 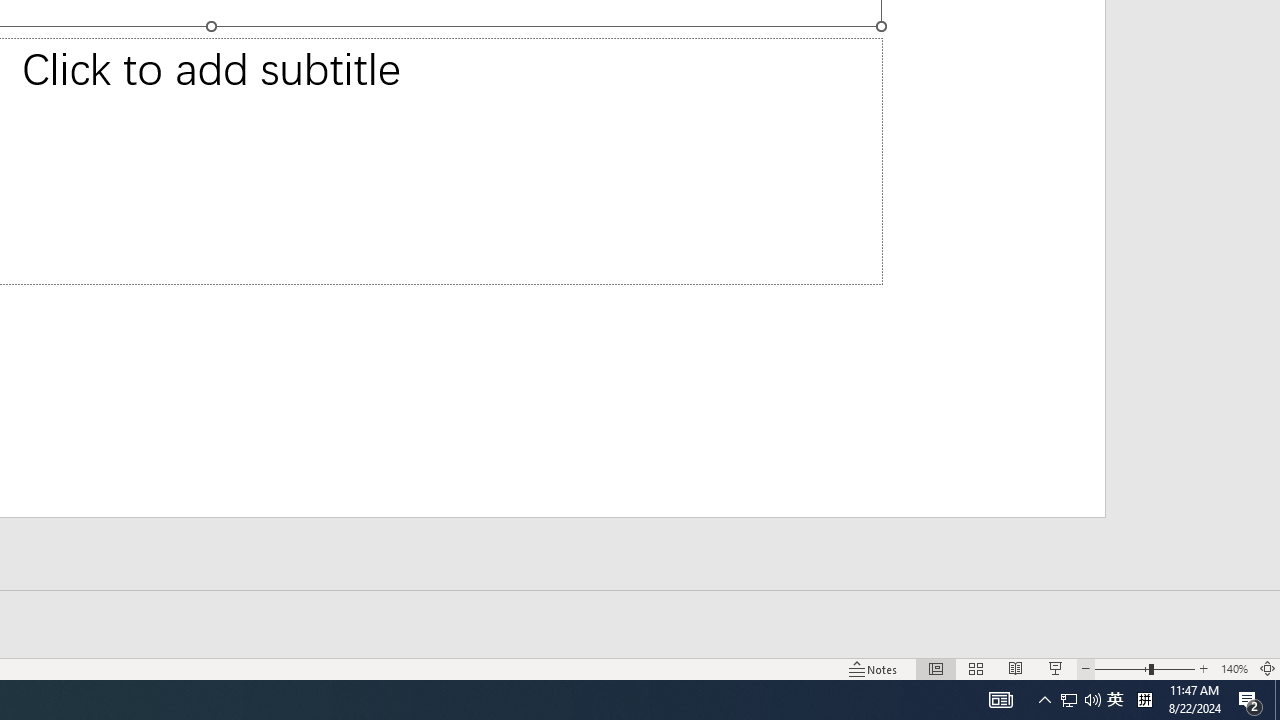 What do you see at coordinates (1233, 669) in the screenshot?
I see `'Zoom 140%'` at bounding box center [1233, 669].